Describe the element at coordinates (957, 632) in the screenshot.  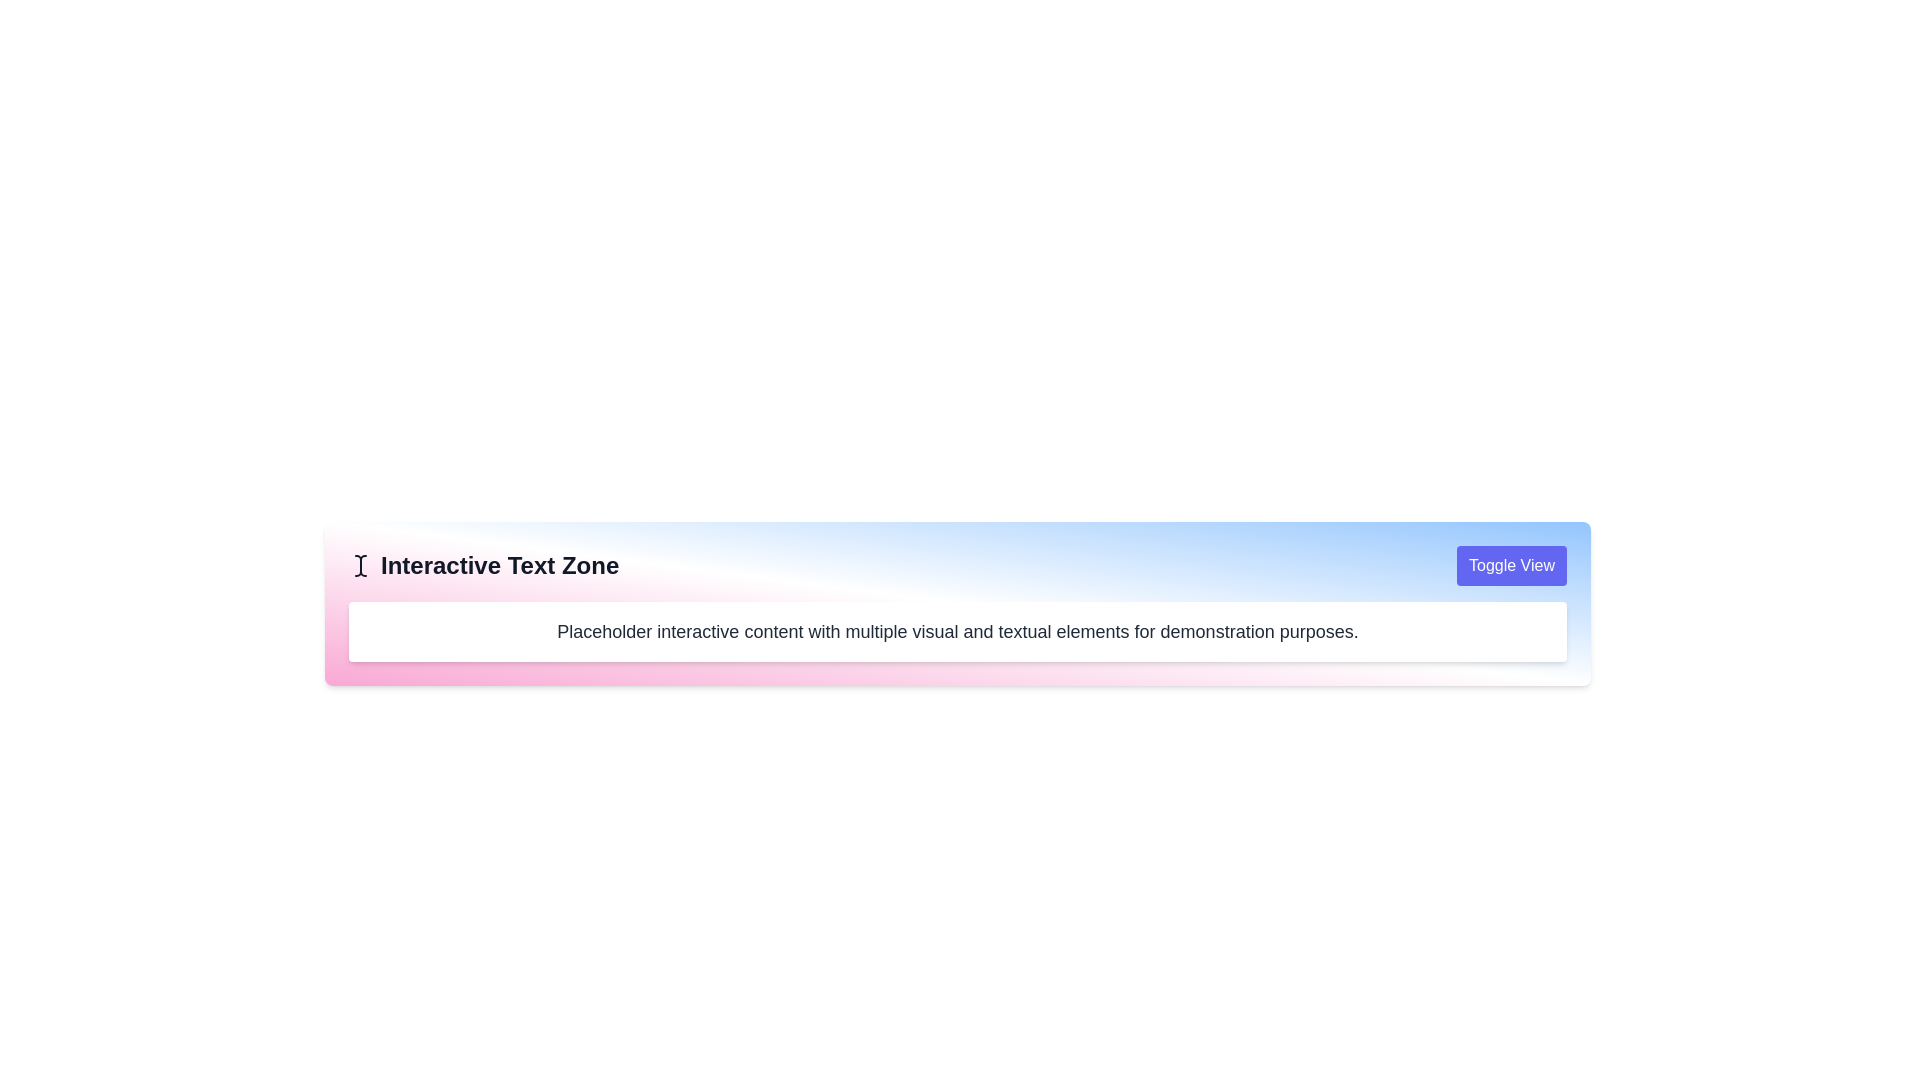
I see `the single-line gray text element displayed in the center of the white rounded card` at that location.